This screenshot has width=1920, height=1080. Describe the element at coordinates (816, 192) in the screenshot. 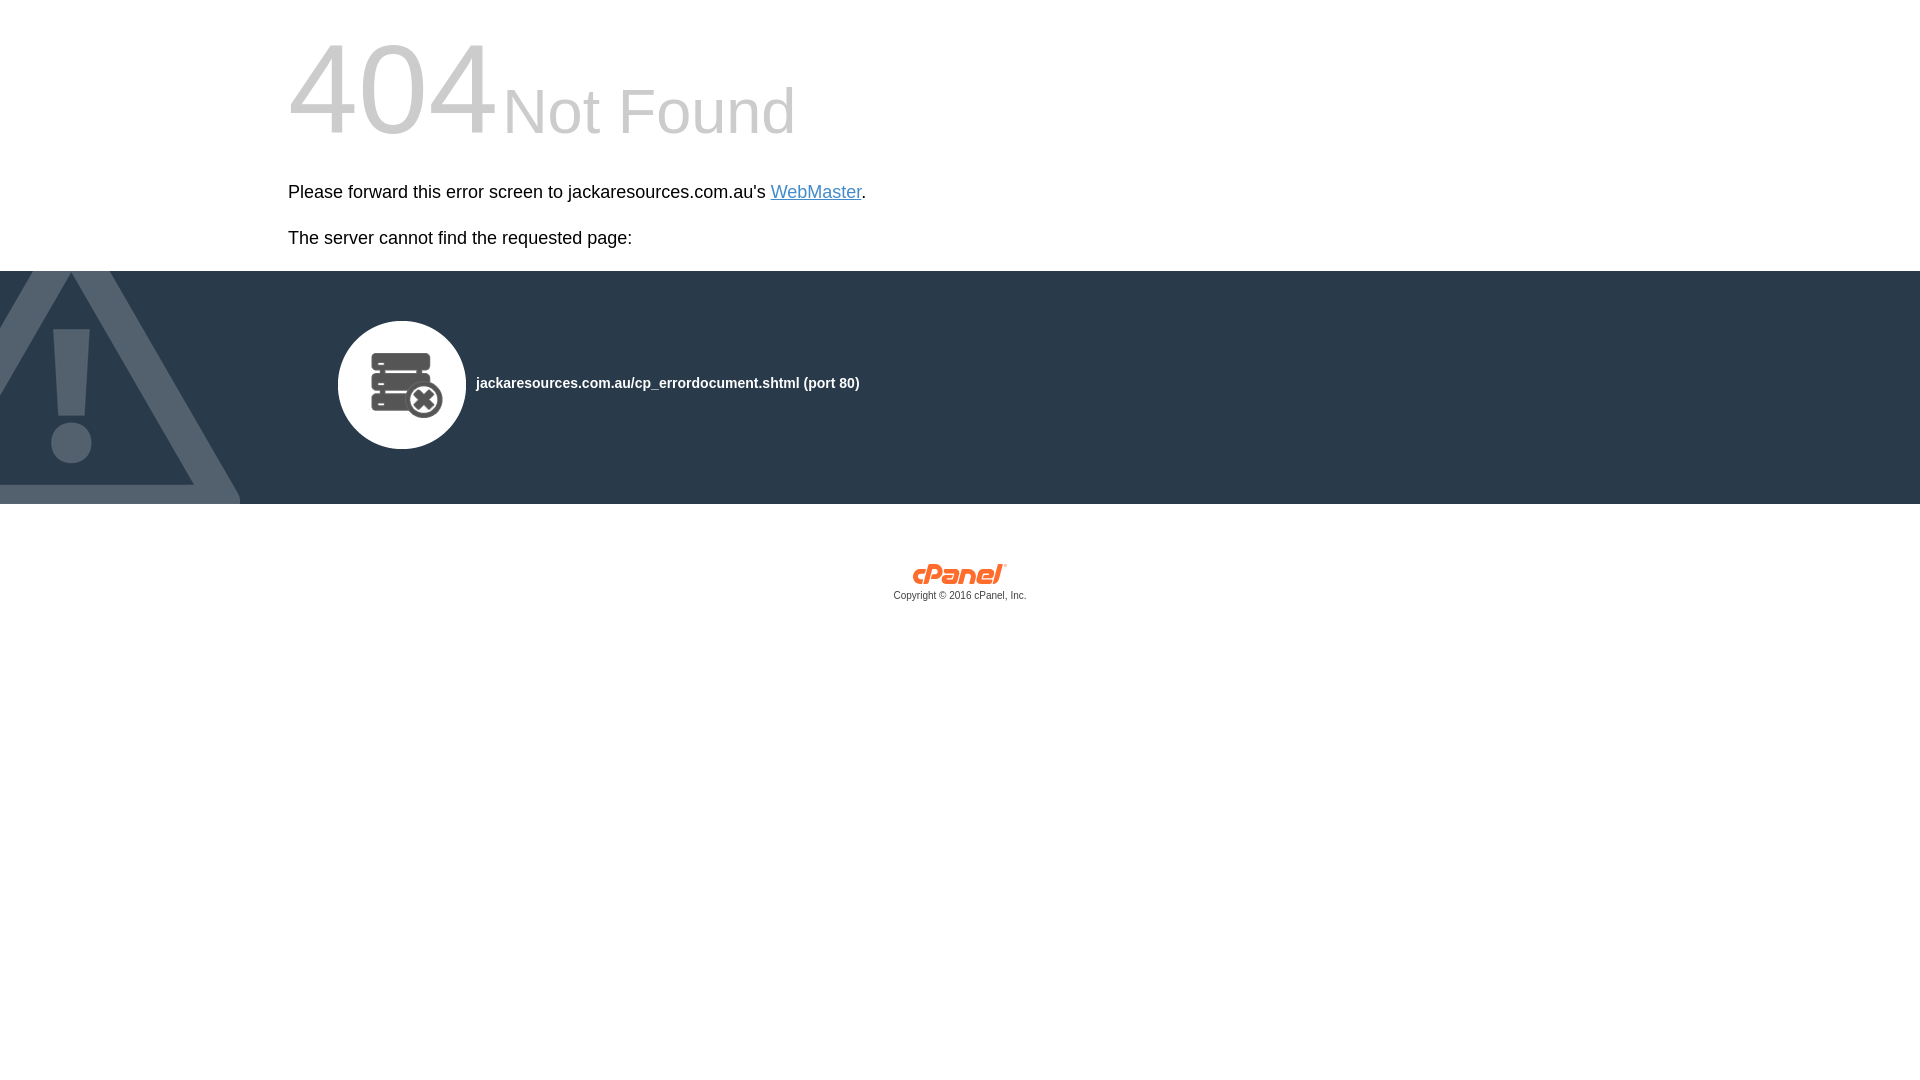

I see `'WebMaster'` at that location.